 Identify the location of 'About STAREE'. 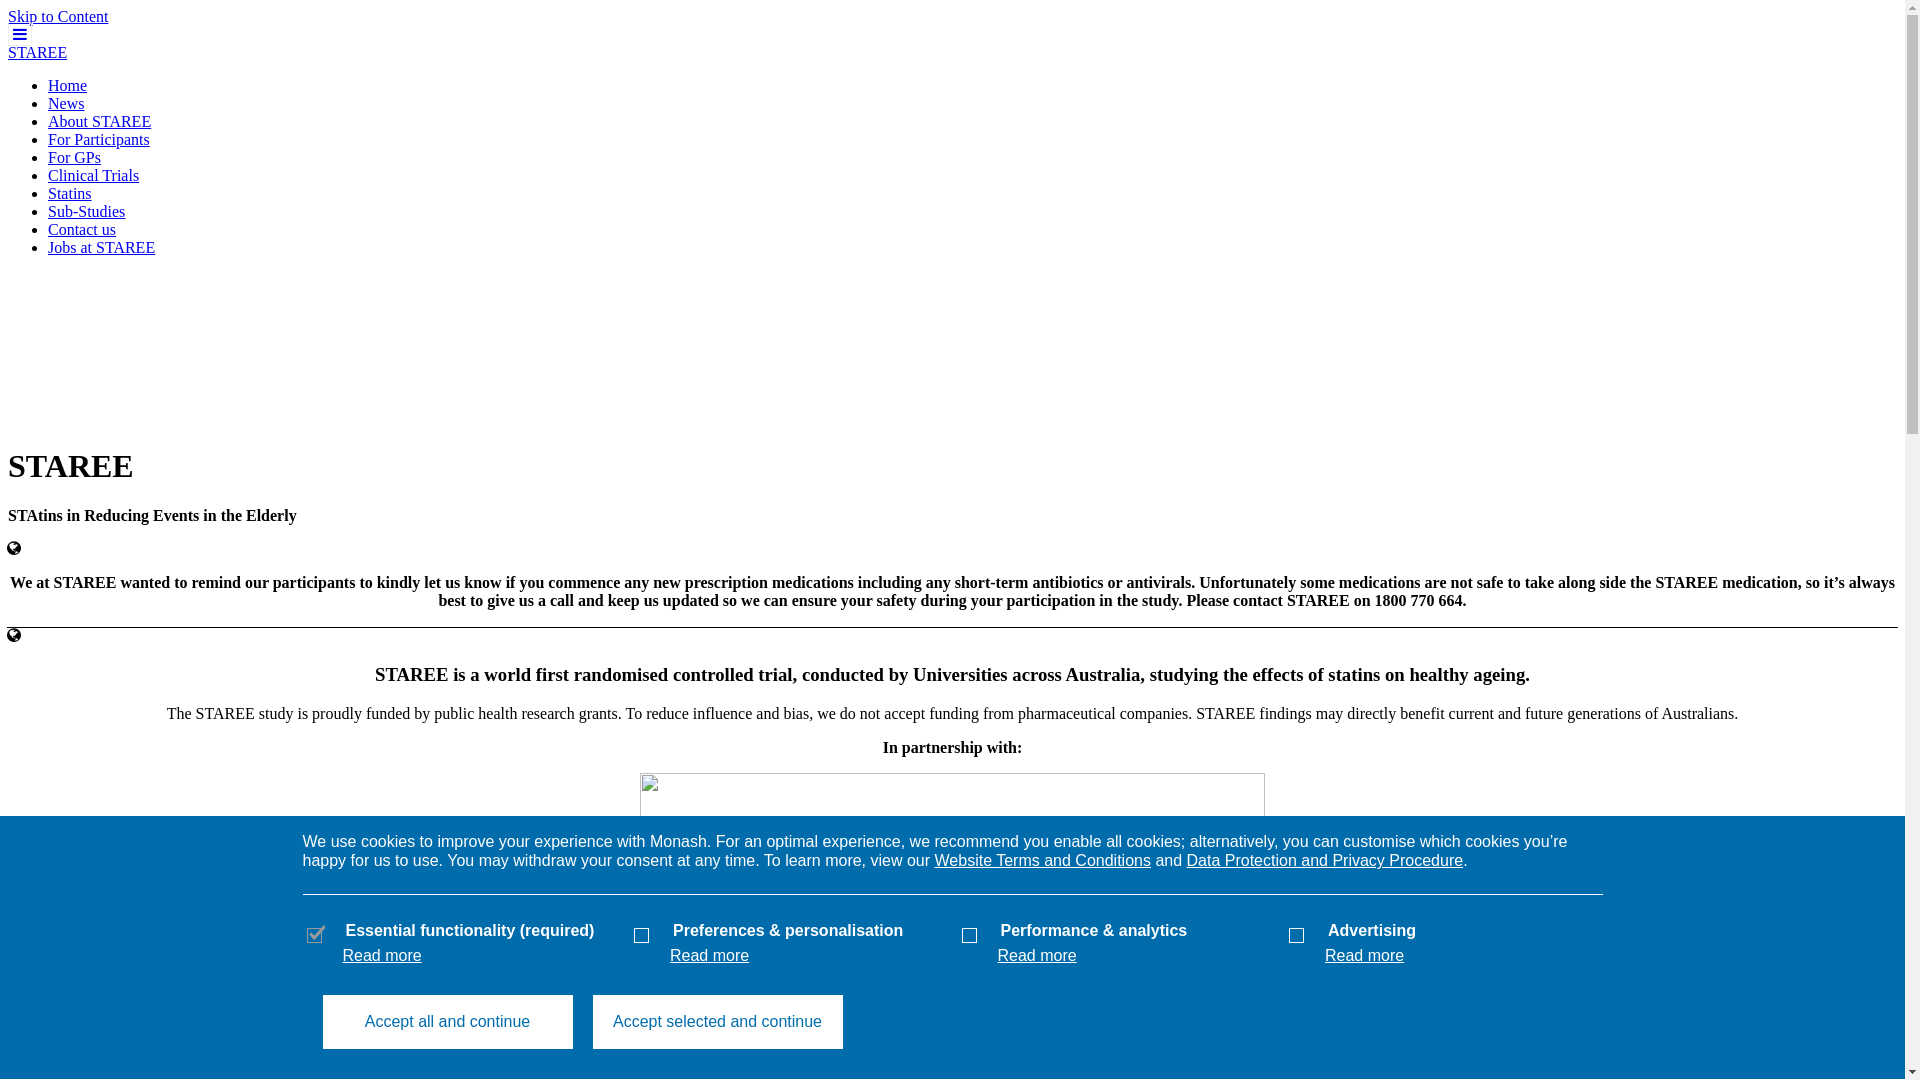
(98, 121).